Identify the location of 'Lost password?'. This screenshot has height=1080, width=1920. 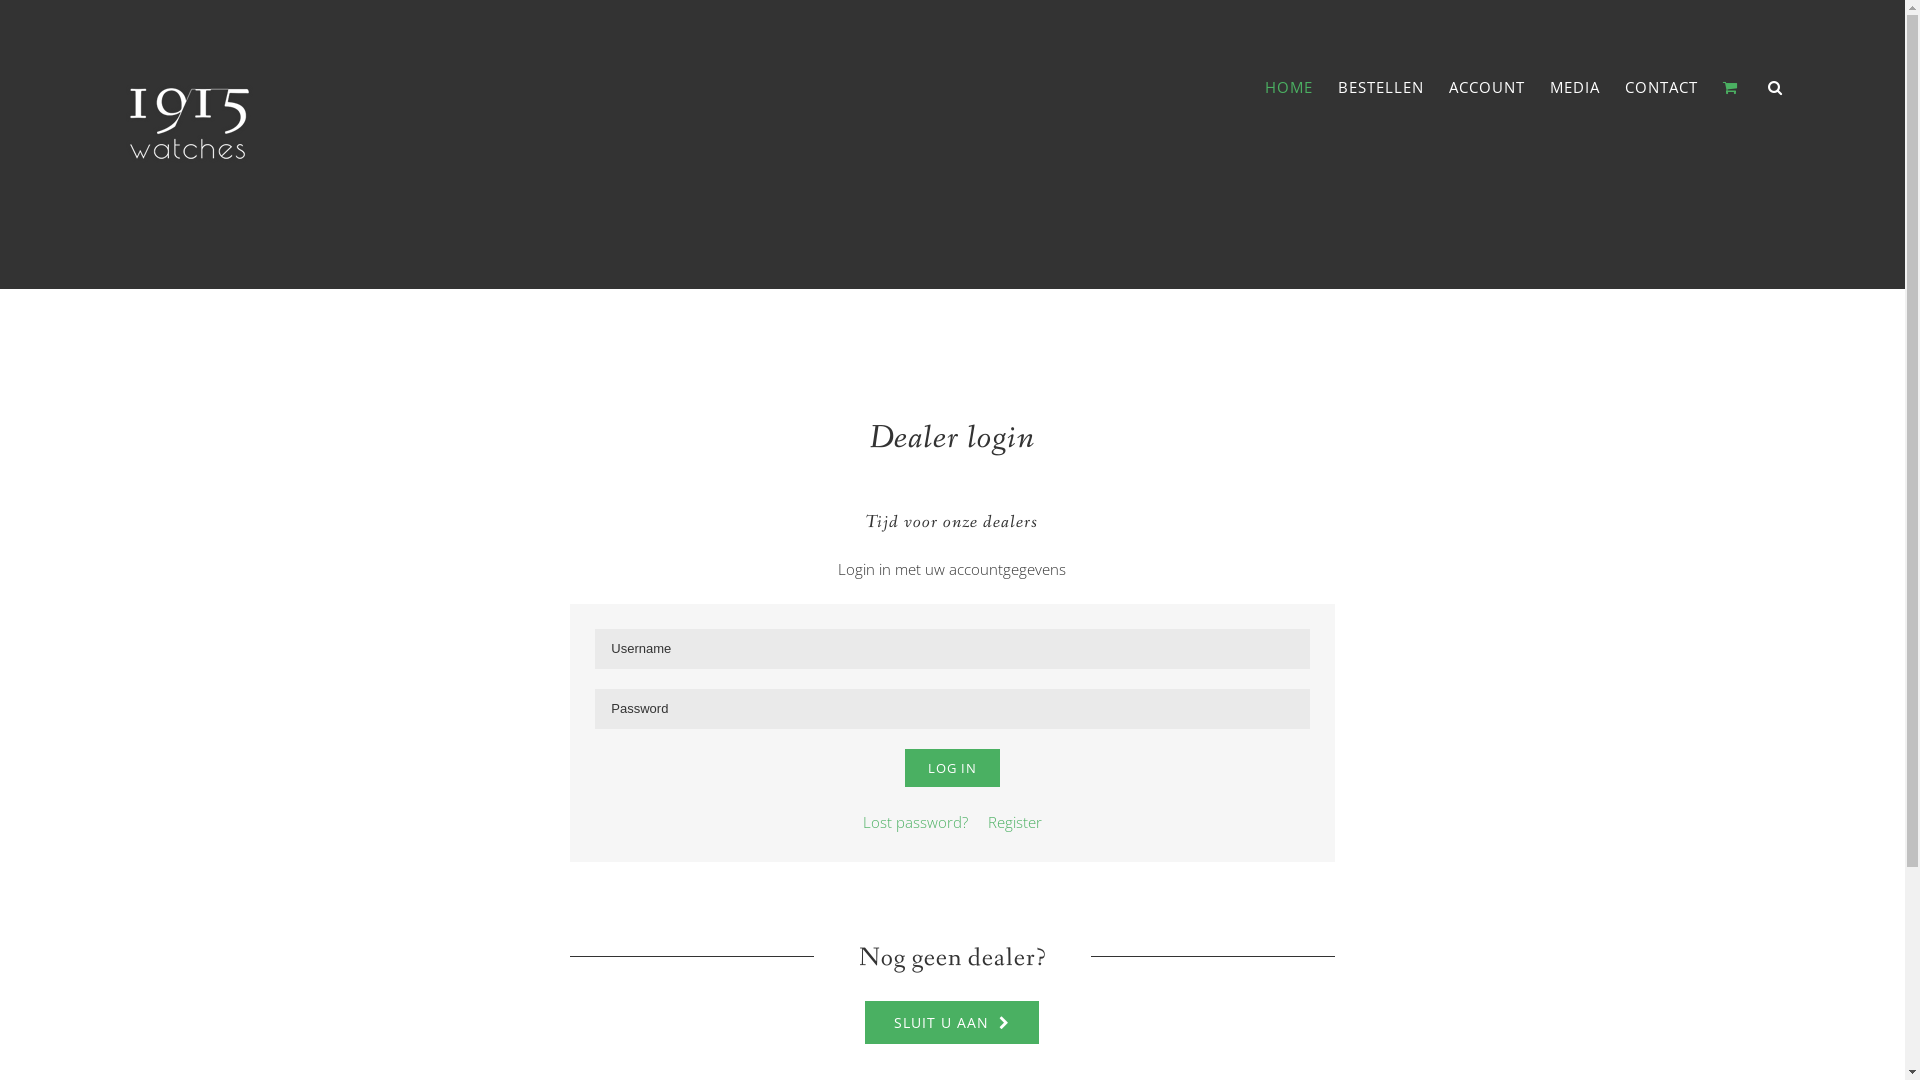
(914, 821).